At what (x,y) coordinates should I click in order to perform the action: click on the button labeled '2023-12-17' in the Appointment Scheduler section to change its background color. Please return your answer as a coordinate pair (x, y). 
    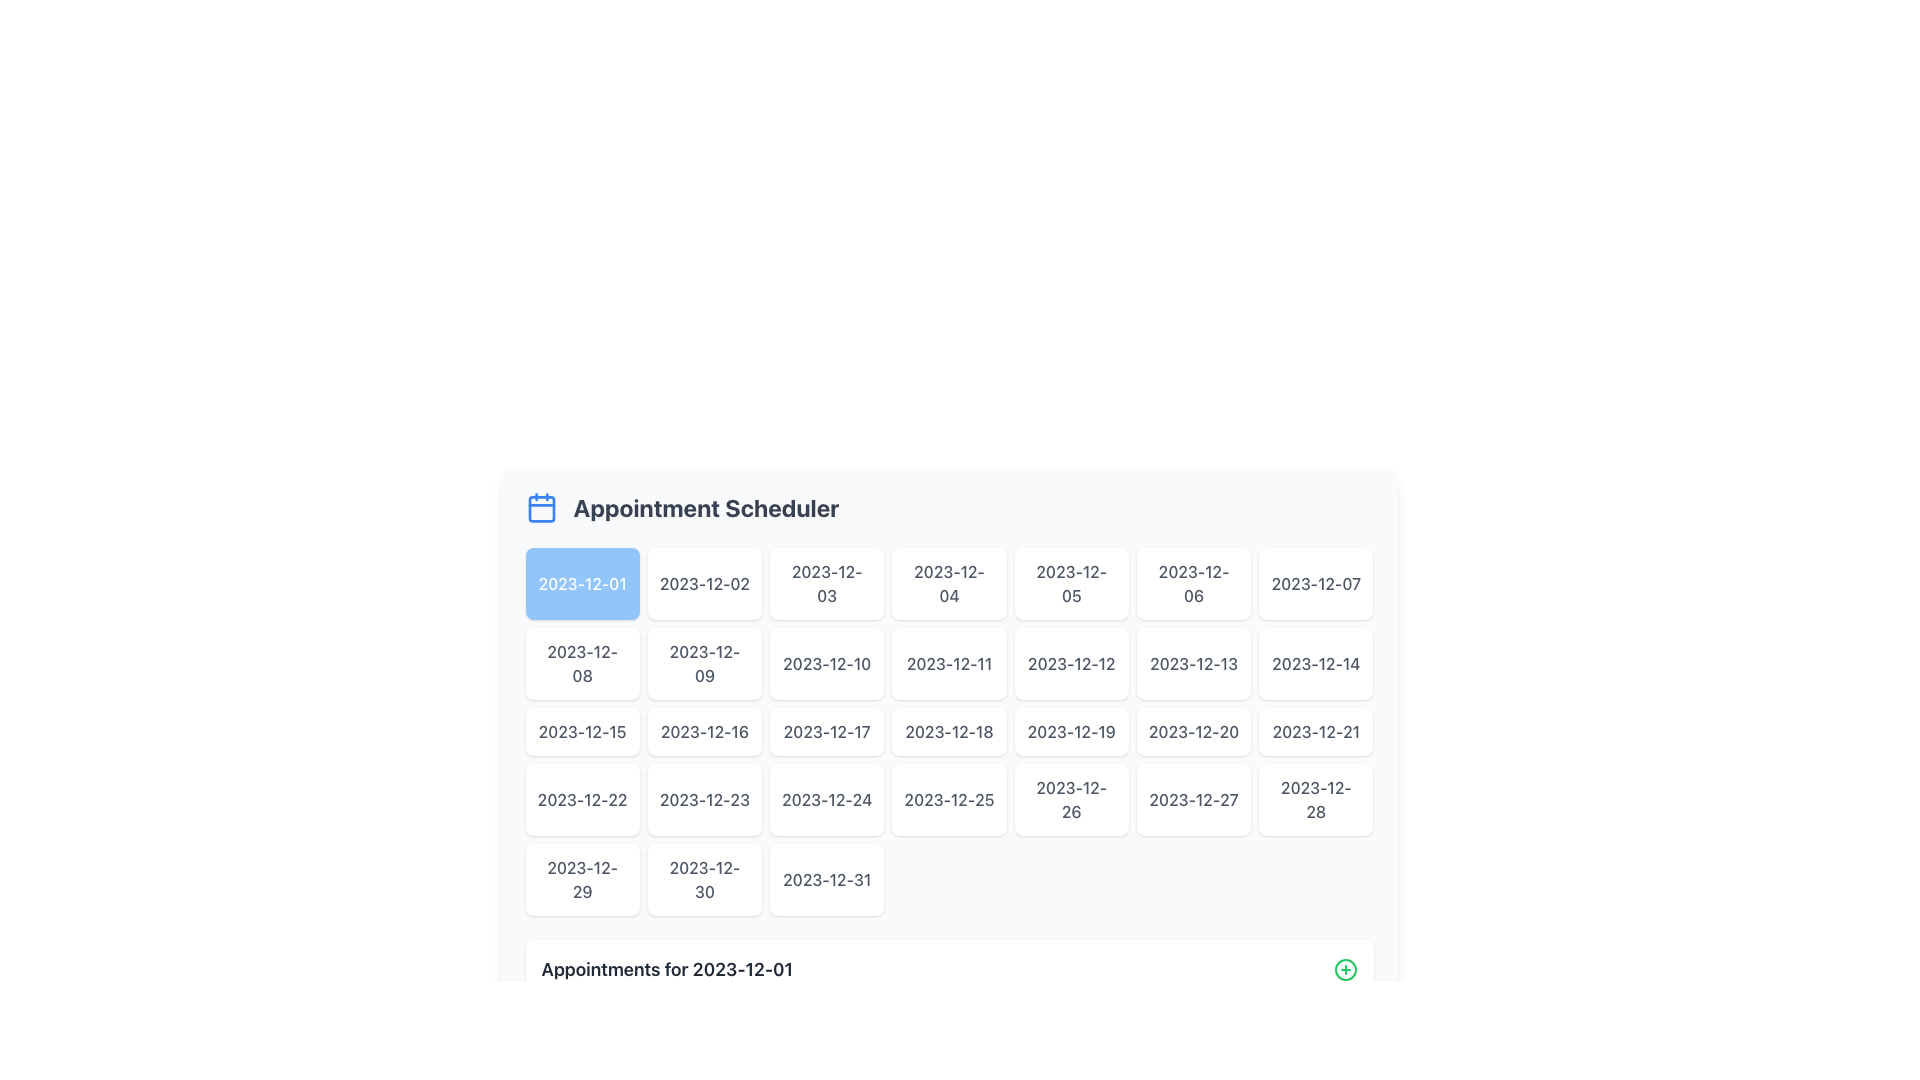
    Looking at the image, I should click on (827, 732).